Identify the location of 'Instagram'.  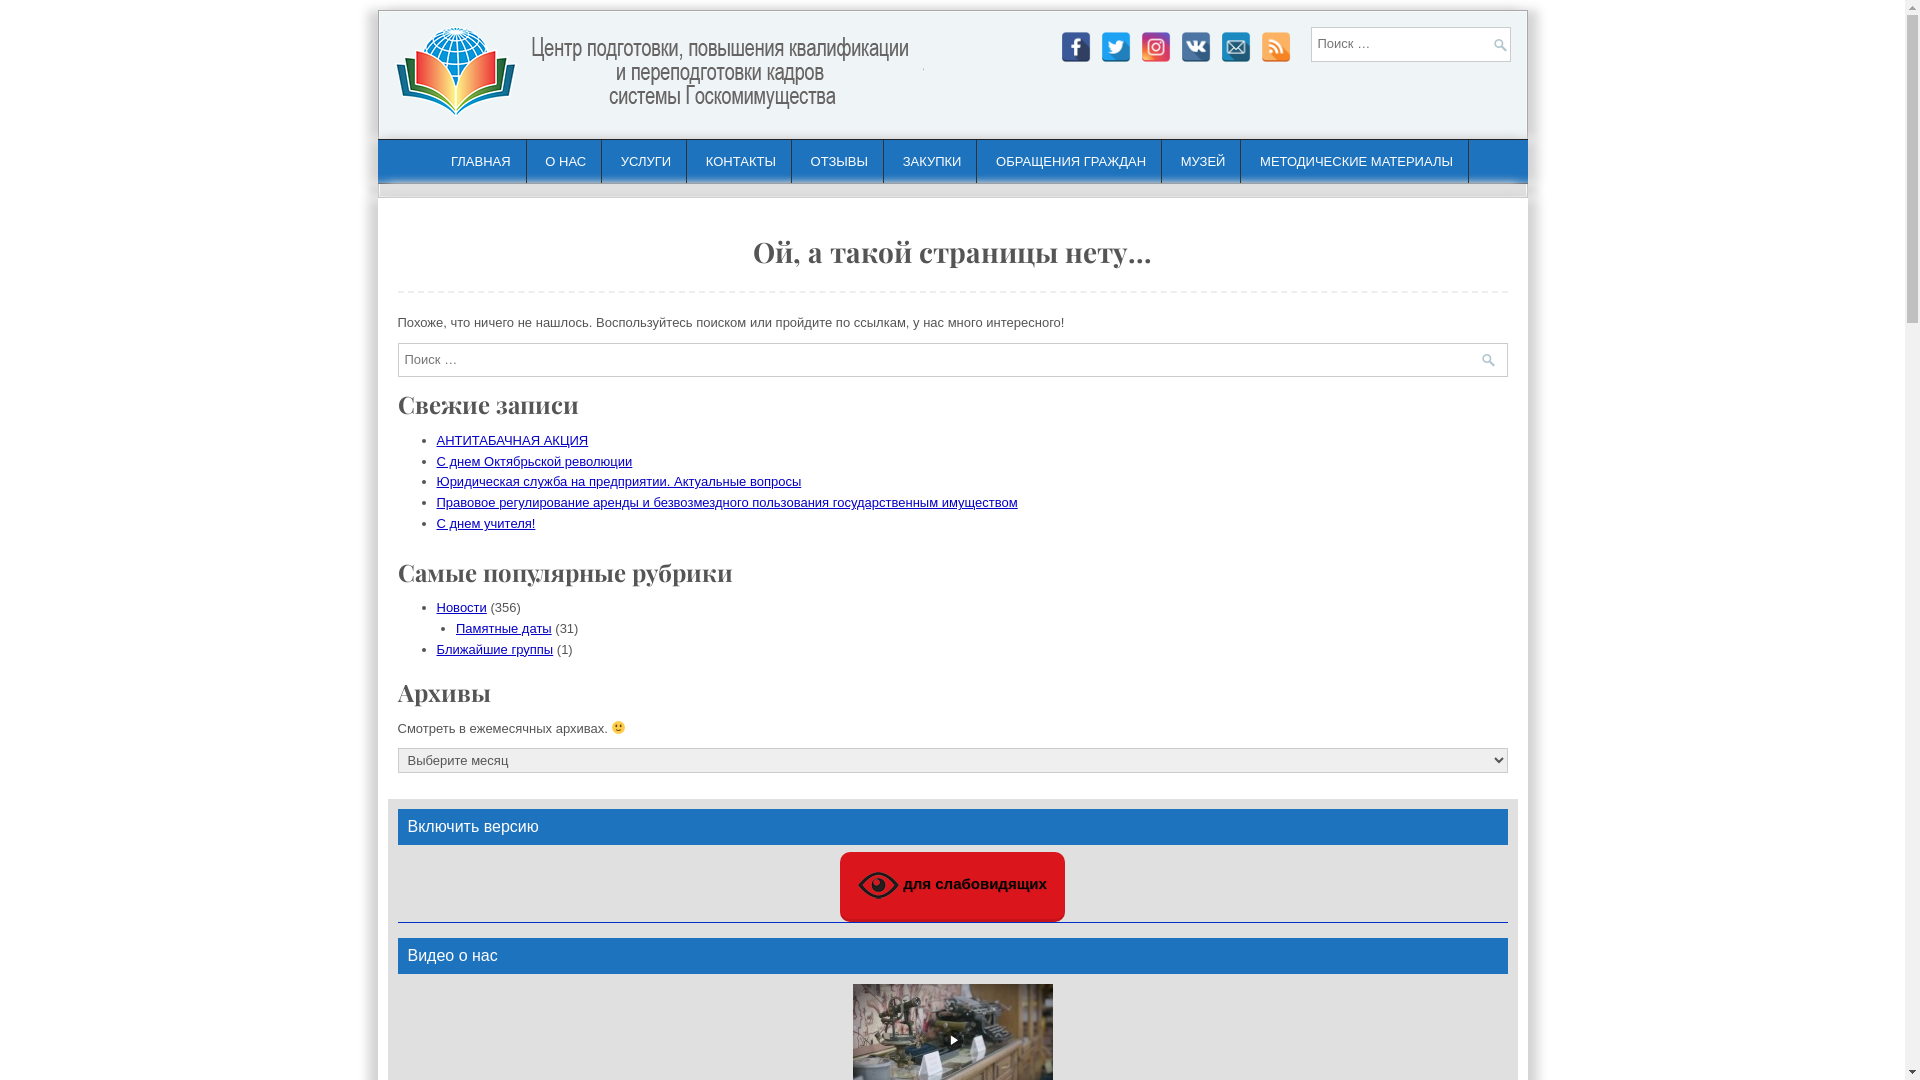
(1155, 45).